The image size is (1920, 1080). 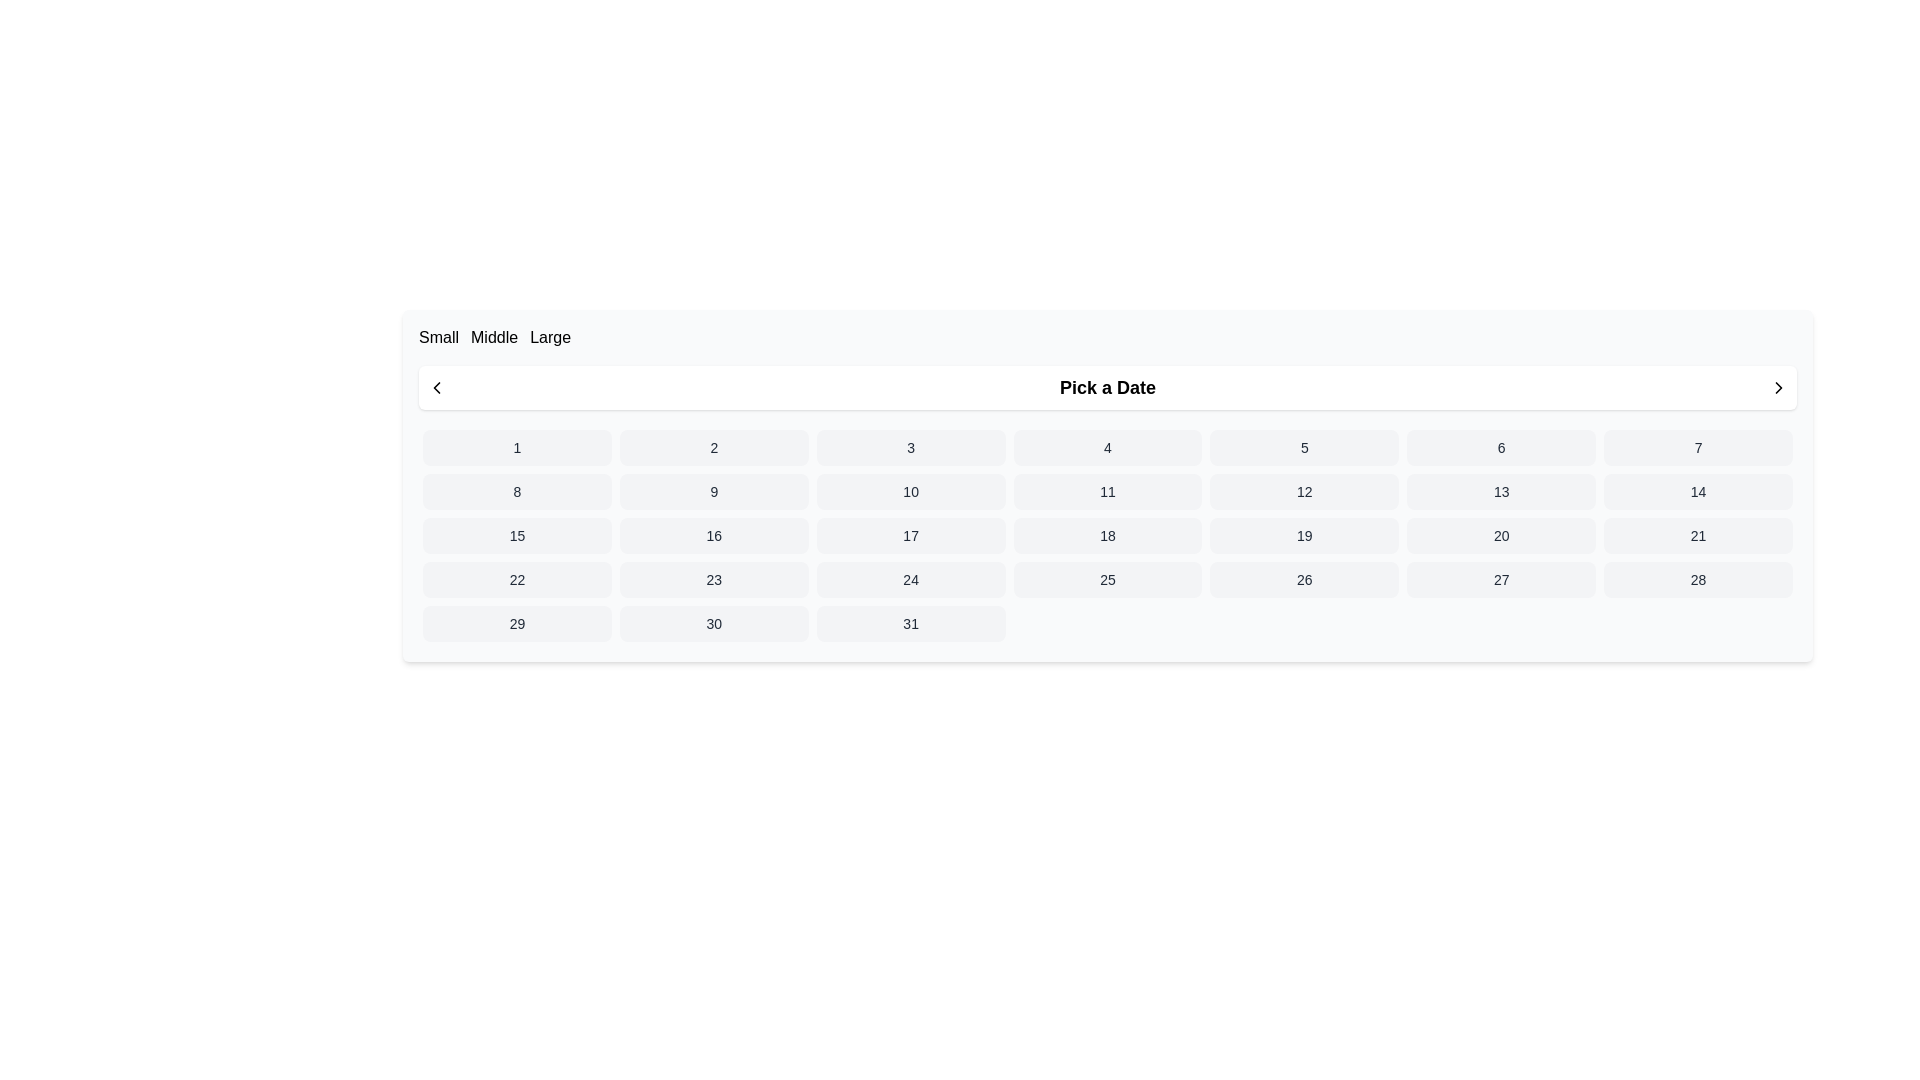 What do you see at coordinates (1501, 579) in the screenshot?
I see `the date selection button located in the fourth row and seventh column of the date picker grid` at bounding box center [1501, 579].